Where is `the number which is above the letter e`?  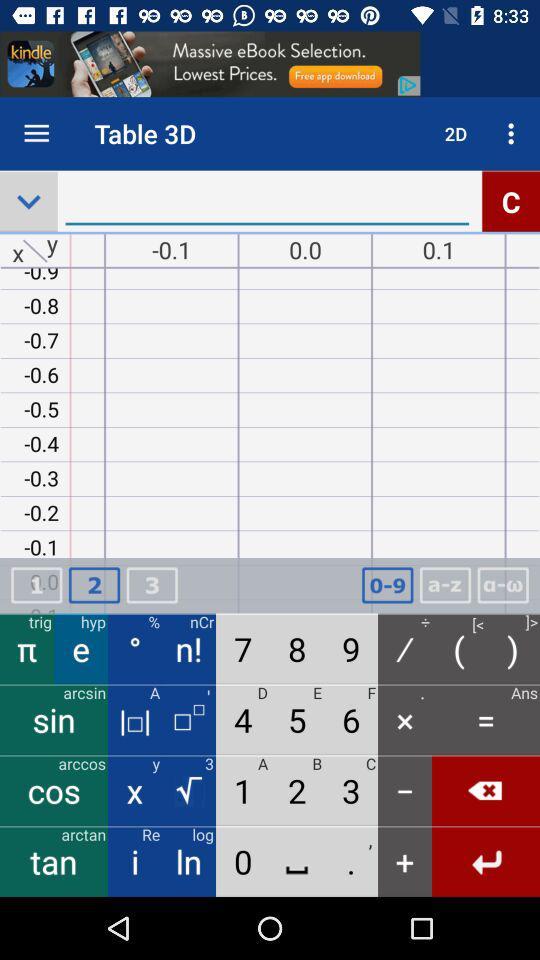 the number which is above the letter e is located at coordinates (93, 585).